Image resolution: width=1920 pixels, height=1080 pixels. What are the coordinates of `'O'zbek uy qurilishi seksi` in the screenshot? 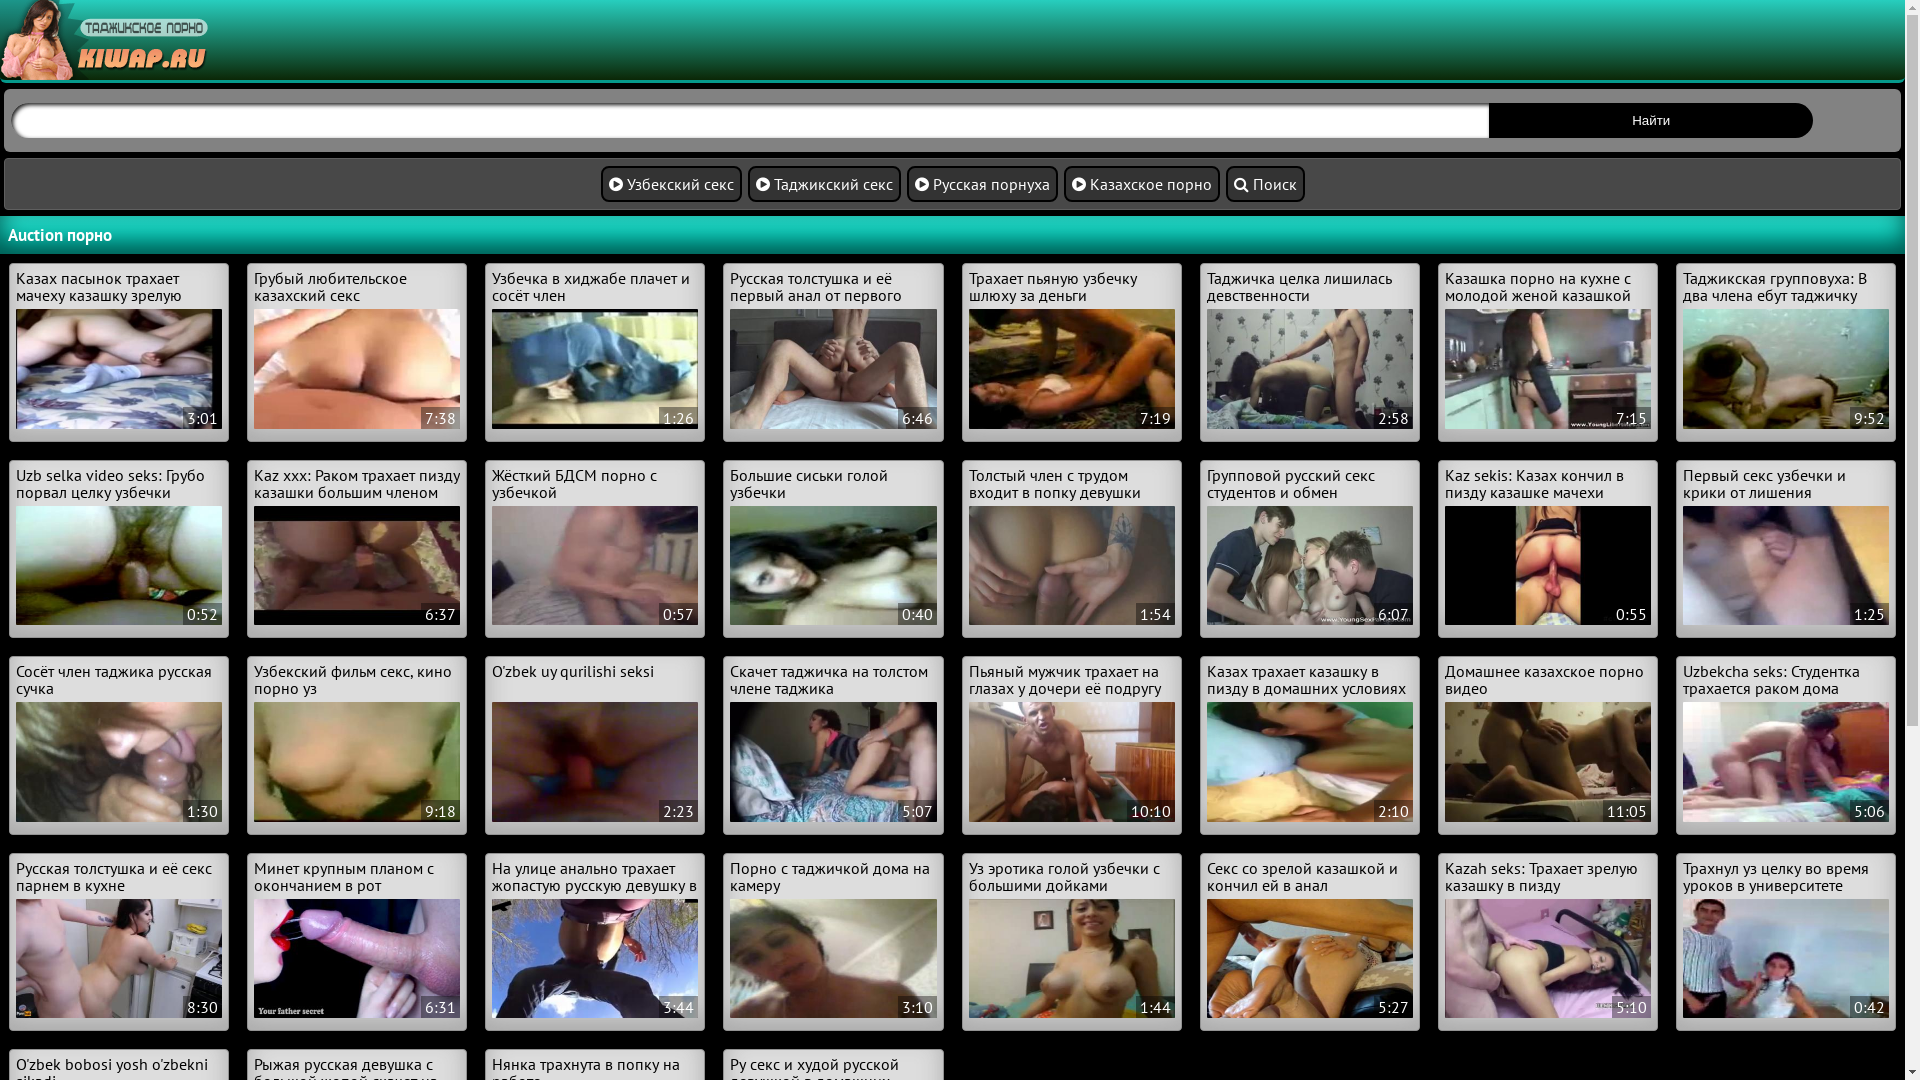 It's located at (594, 742).